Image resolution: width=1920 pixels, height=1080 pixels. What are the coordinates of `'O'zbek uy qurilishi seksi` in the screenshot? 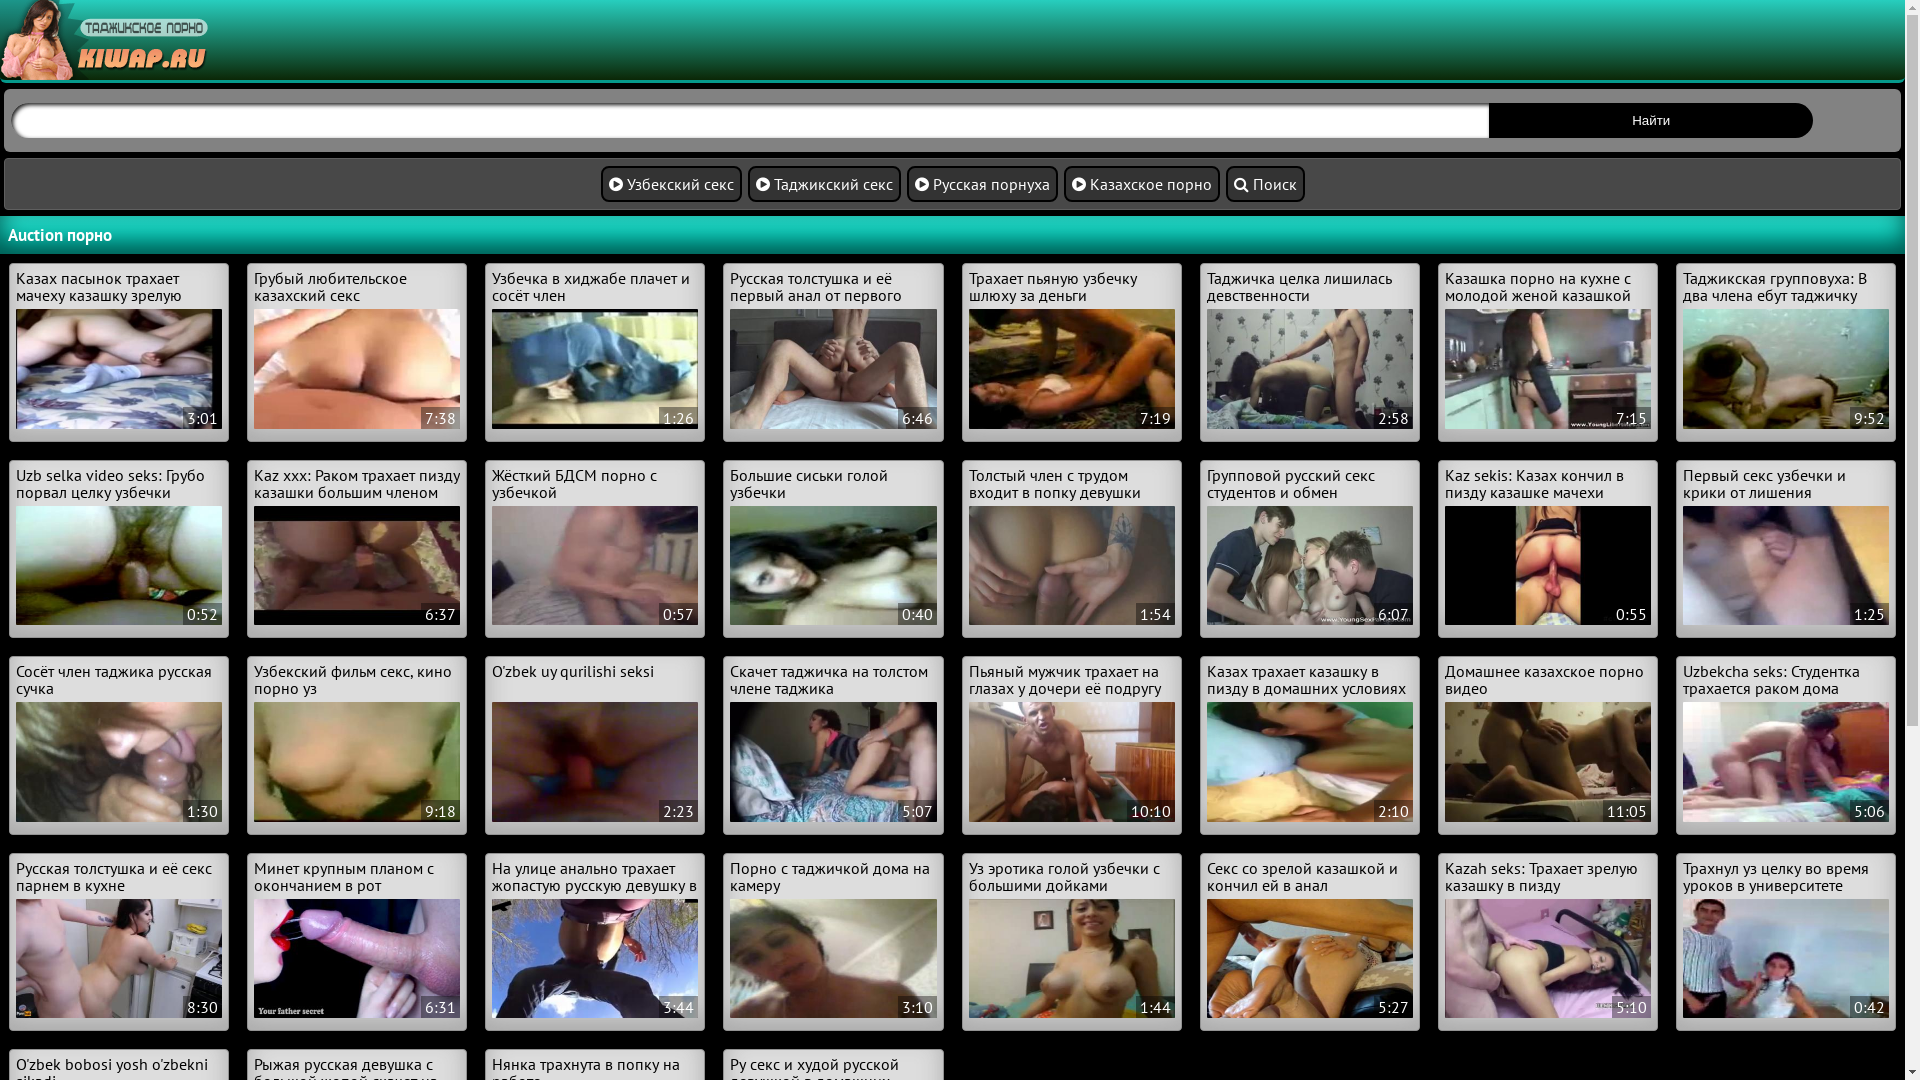 It's located at (594, 742).